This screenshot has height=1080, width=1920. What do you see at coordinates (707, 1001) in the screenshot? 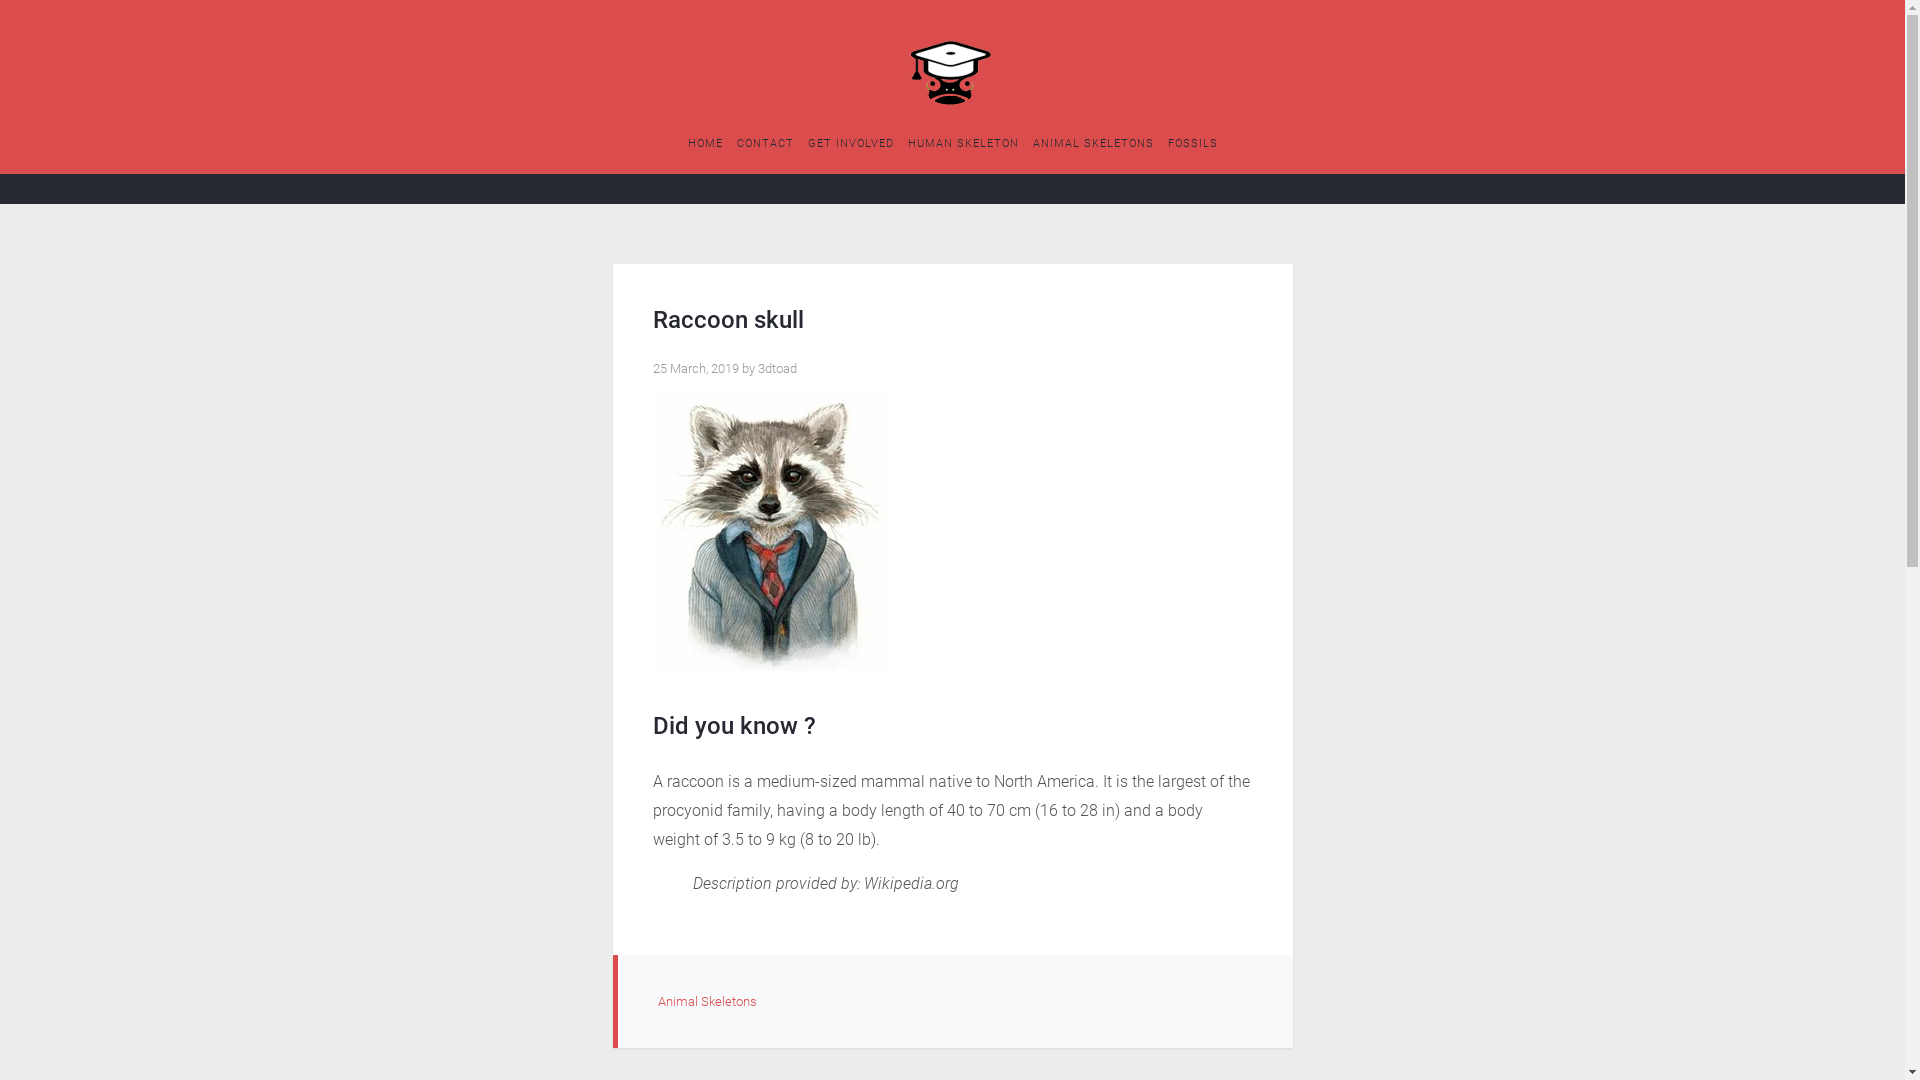
I see `'Animal Skeletons'` at bounding box center [707, 1001].